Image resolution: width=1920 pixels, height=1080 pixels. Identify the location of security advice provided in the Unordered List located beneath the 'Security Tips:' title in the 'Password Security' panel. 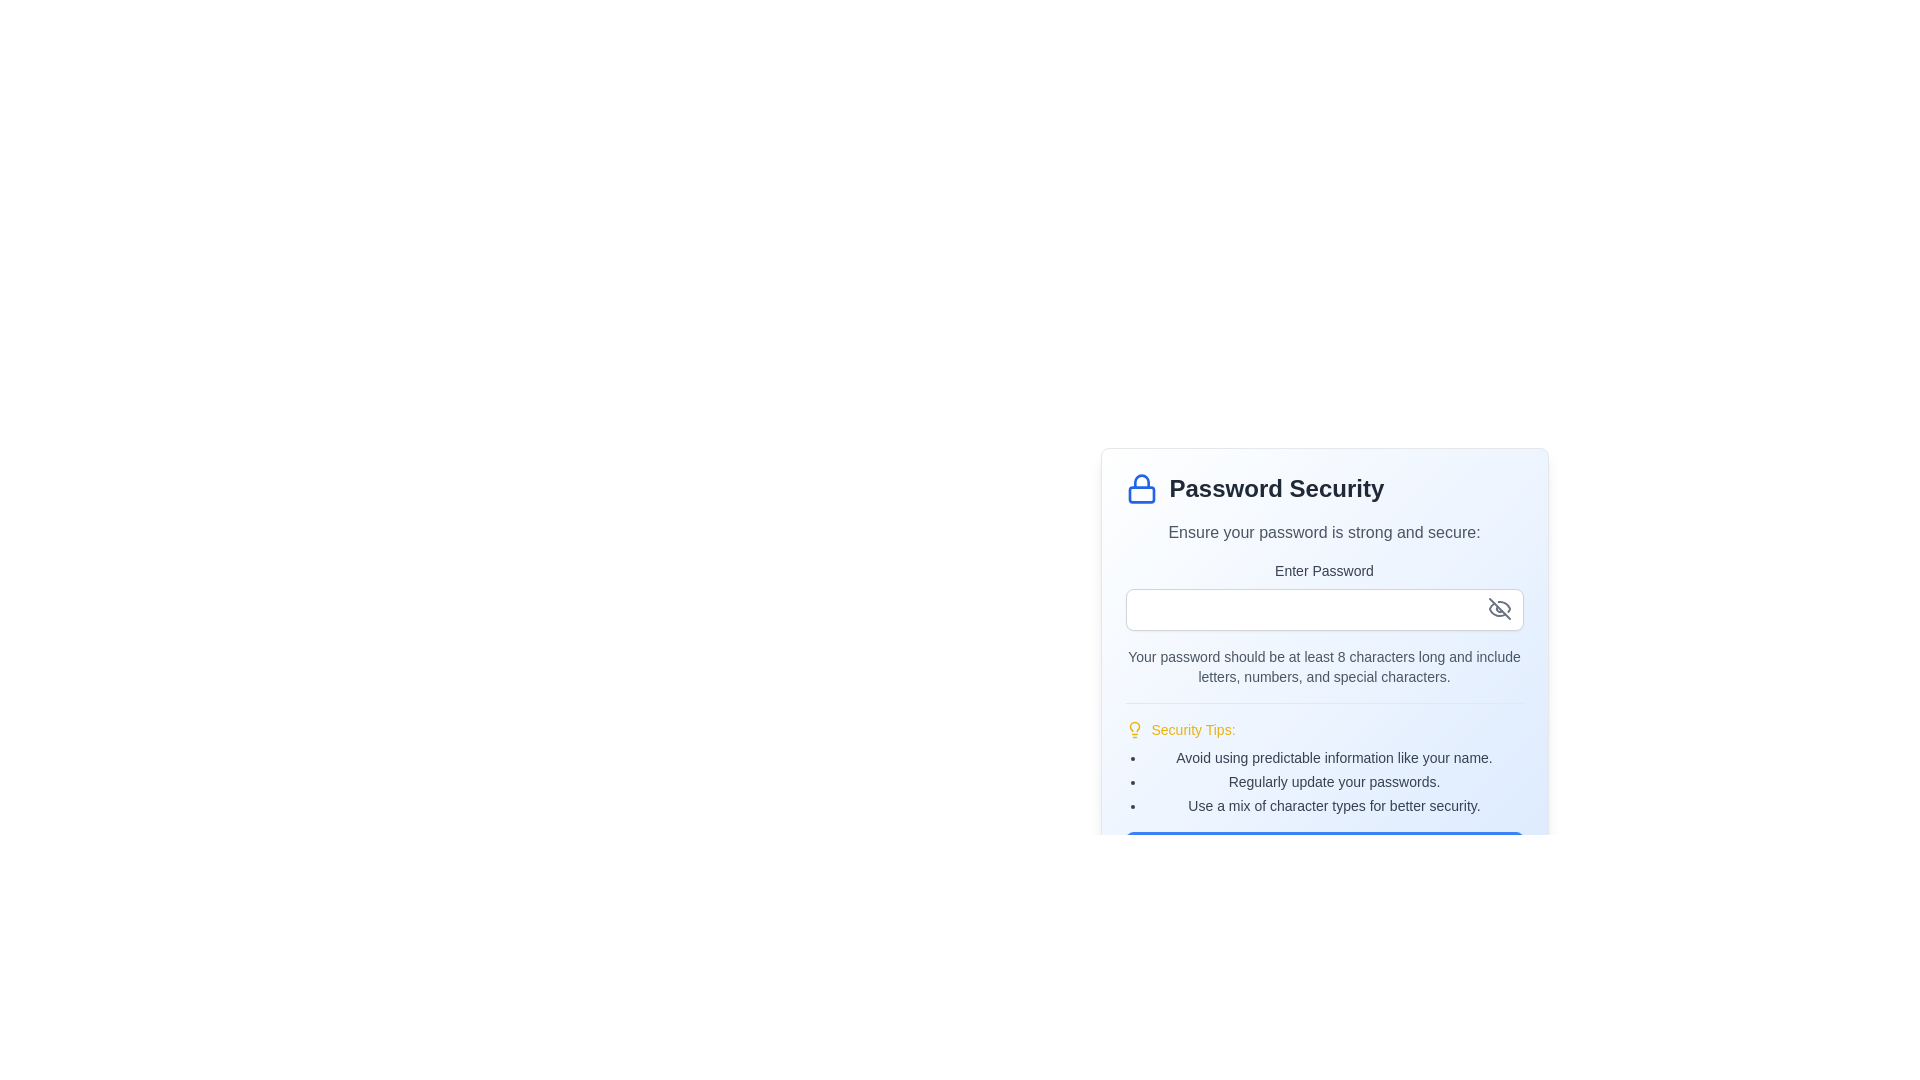
(1324, 781).